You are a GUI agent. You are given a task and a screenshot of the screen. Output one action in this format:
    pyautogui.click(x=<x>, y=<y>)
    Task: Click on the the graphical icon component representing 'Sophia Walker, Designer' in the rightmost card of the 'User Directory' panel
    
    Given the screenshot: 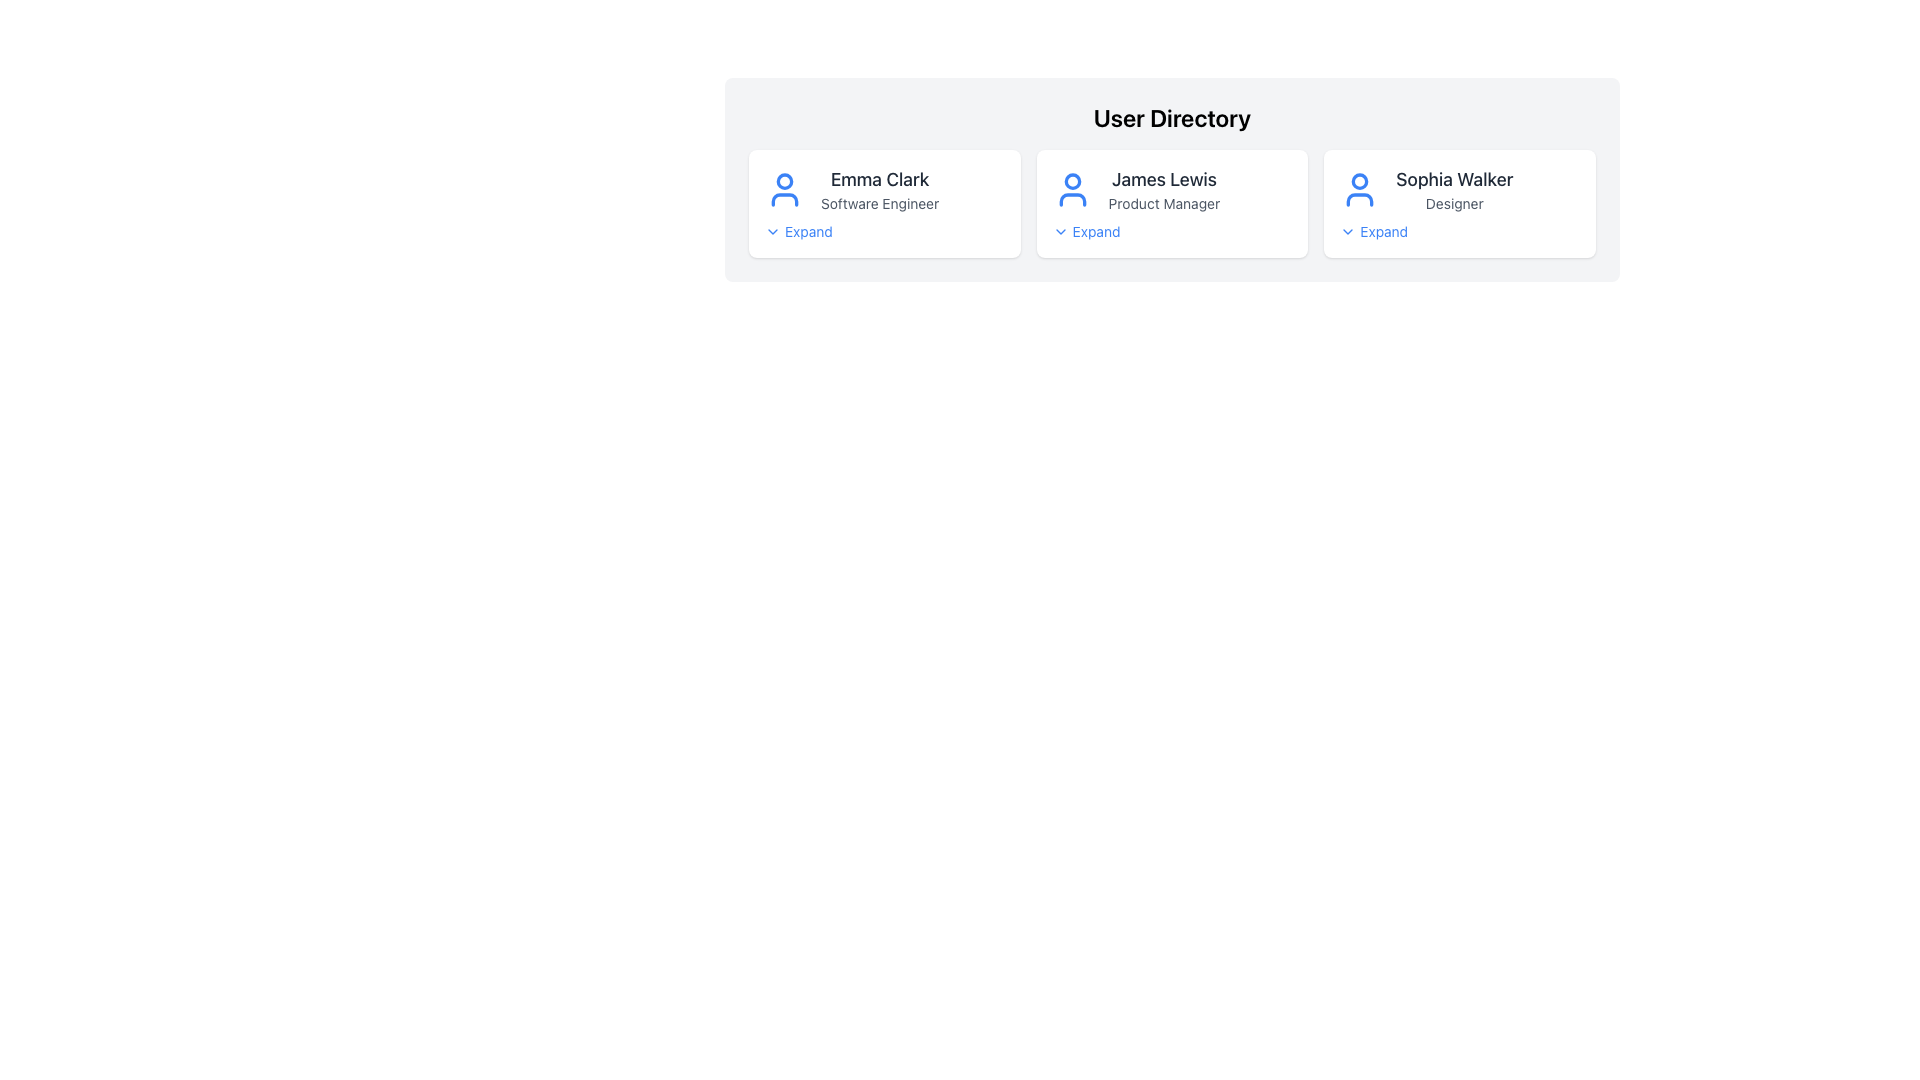 What is the action you would take?
    pyautogui.click(x=1360, y=181)
    